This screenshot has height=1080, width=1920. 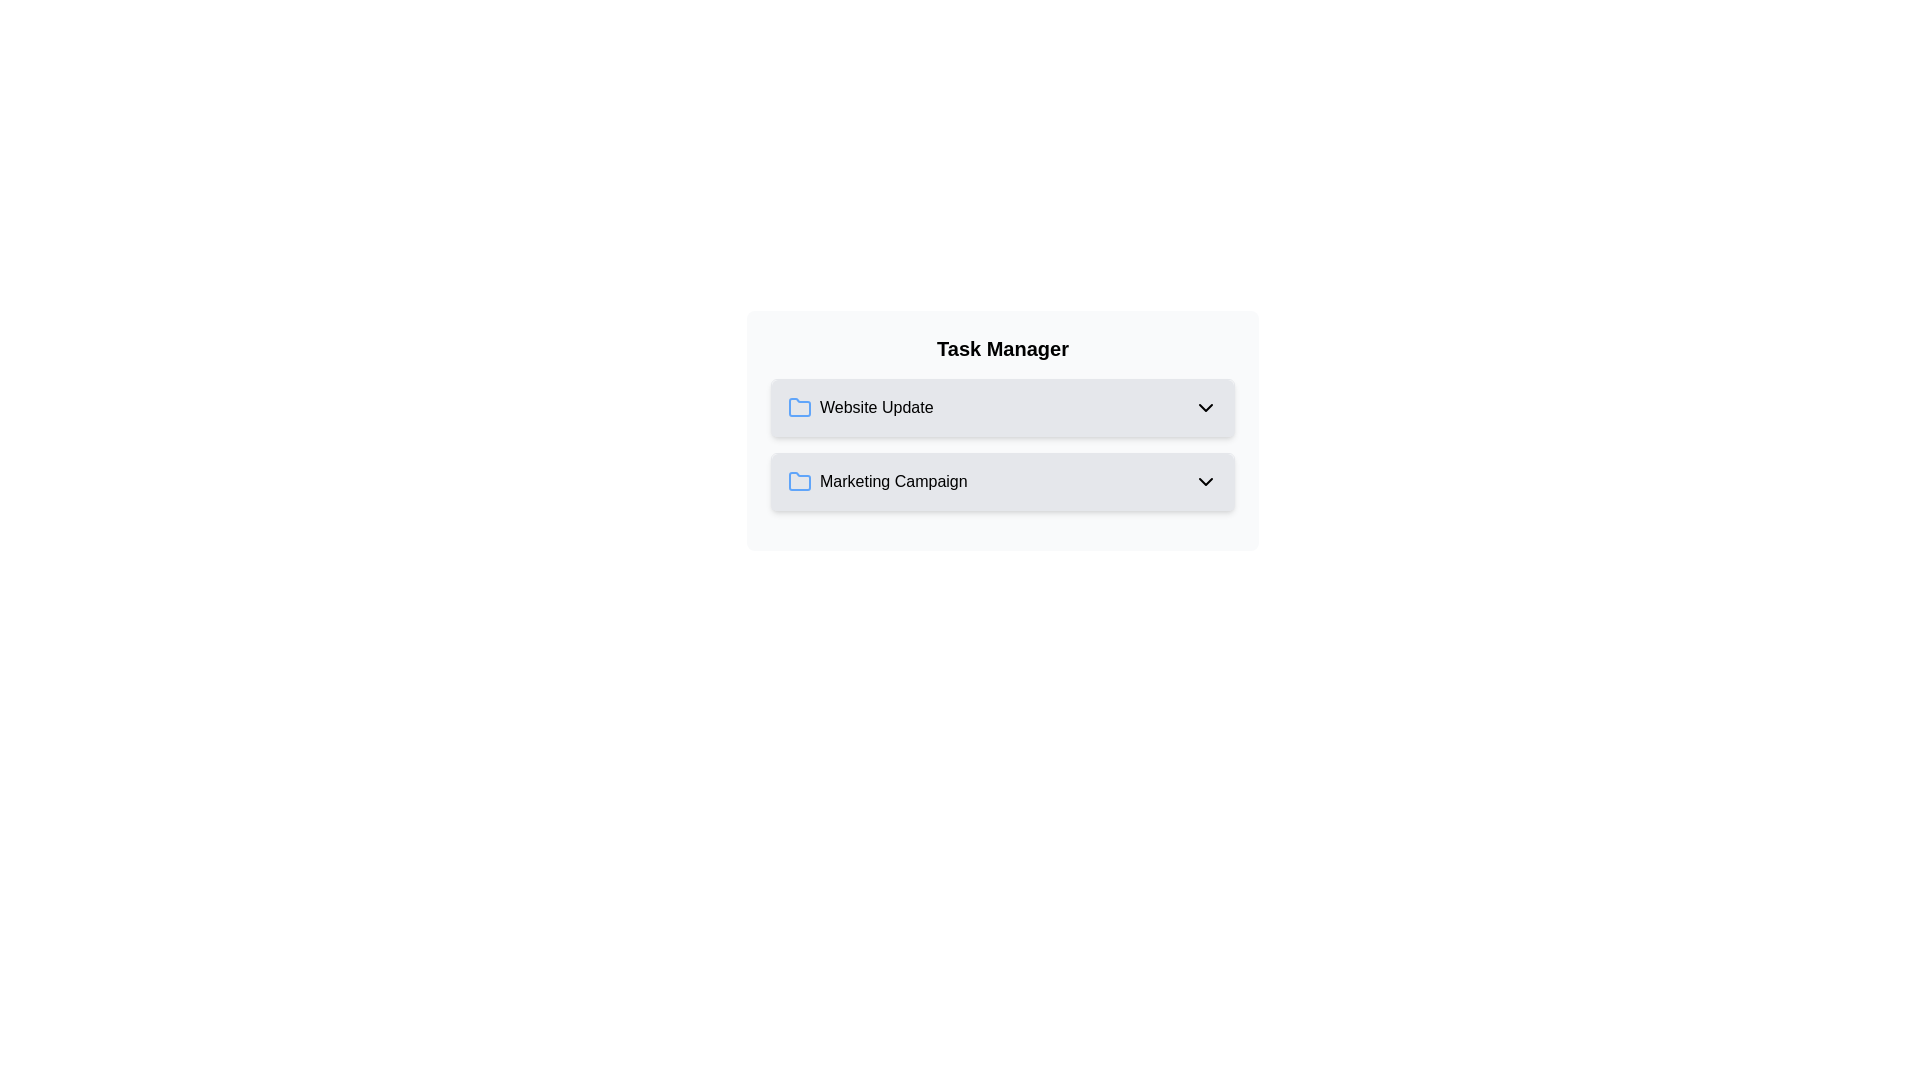 What do you see at coordinates (1204, 482) in the screenshot?
I see `chevron icon of the task Marketing Campaign to toggle its visibility` at bounding box center [1204, 482].